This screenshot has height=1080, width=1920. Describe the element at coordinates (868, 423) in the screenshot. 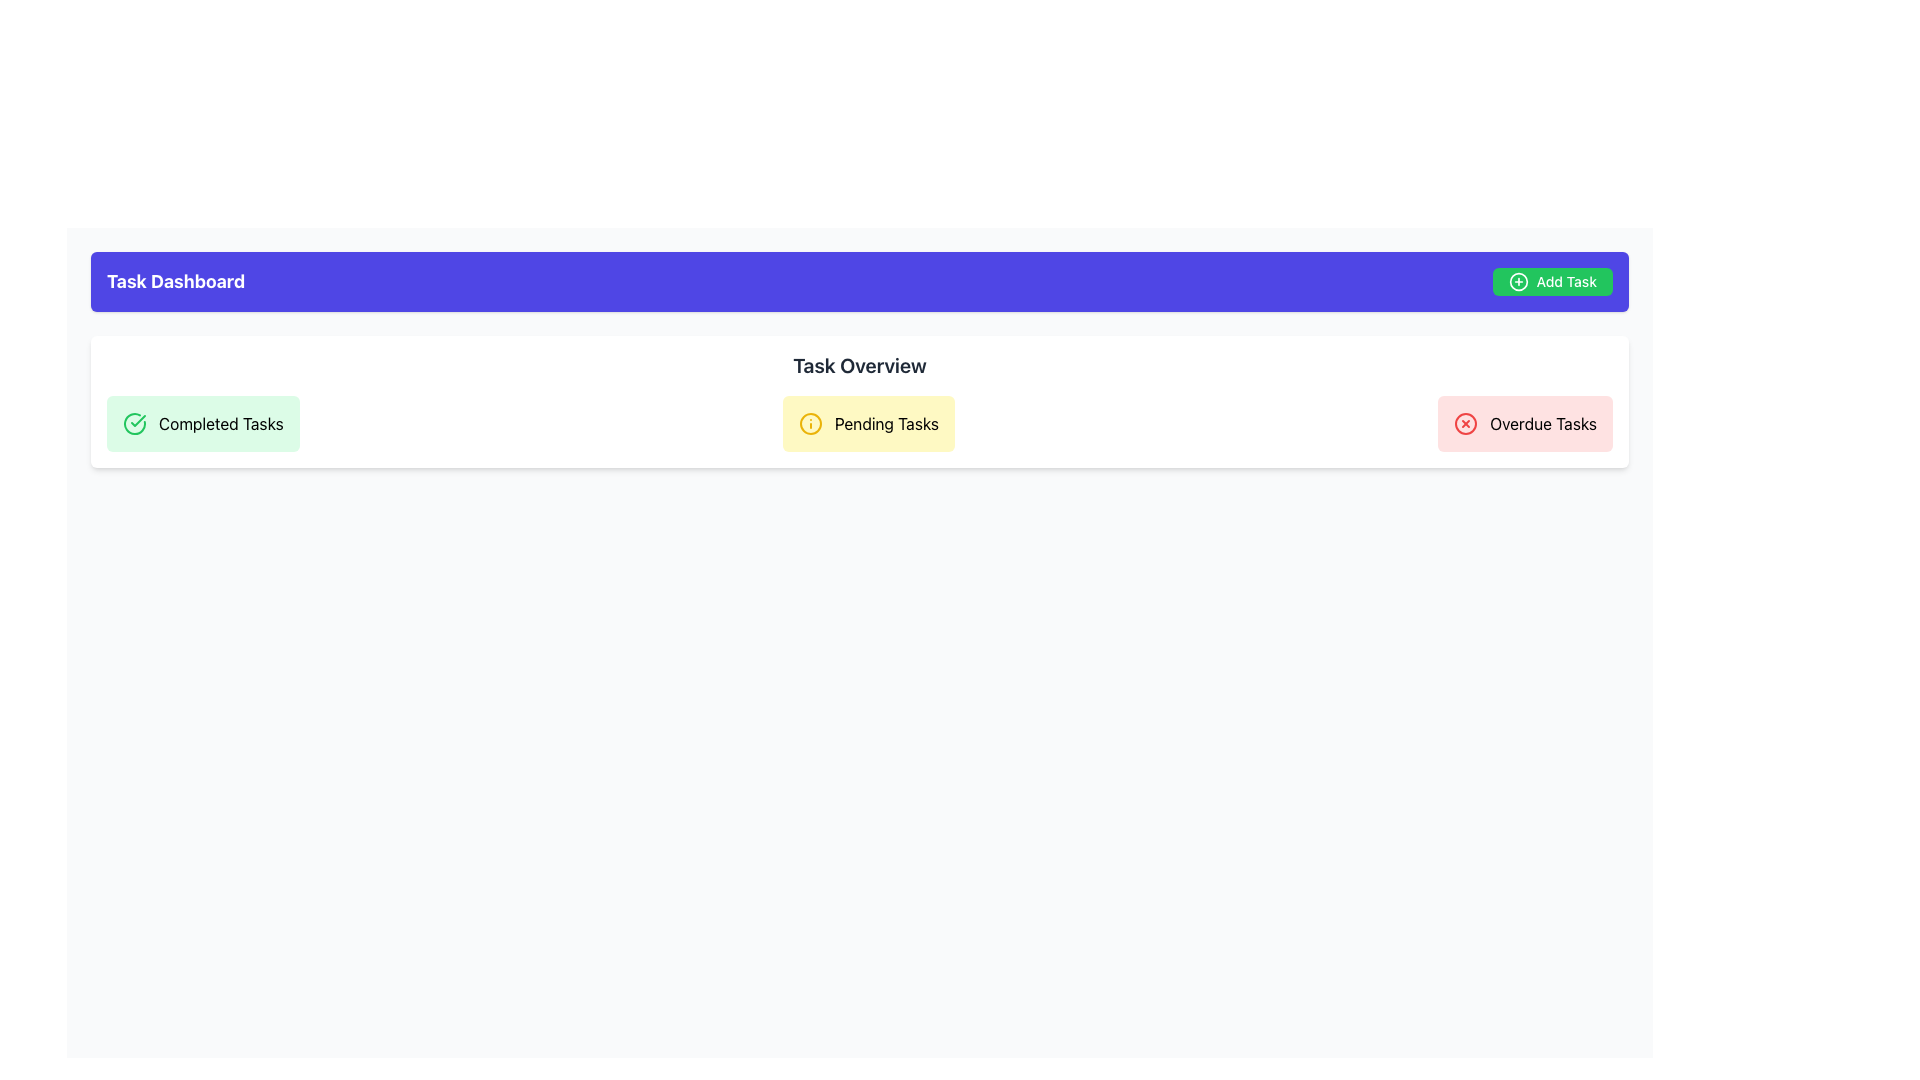

I see `the Information Card that displays the status of pending tasks, located centrally between the 'Completed Tasks' and 'Overdue Tasks' cards in the 'Task Overview' section` at that location.